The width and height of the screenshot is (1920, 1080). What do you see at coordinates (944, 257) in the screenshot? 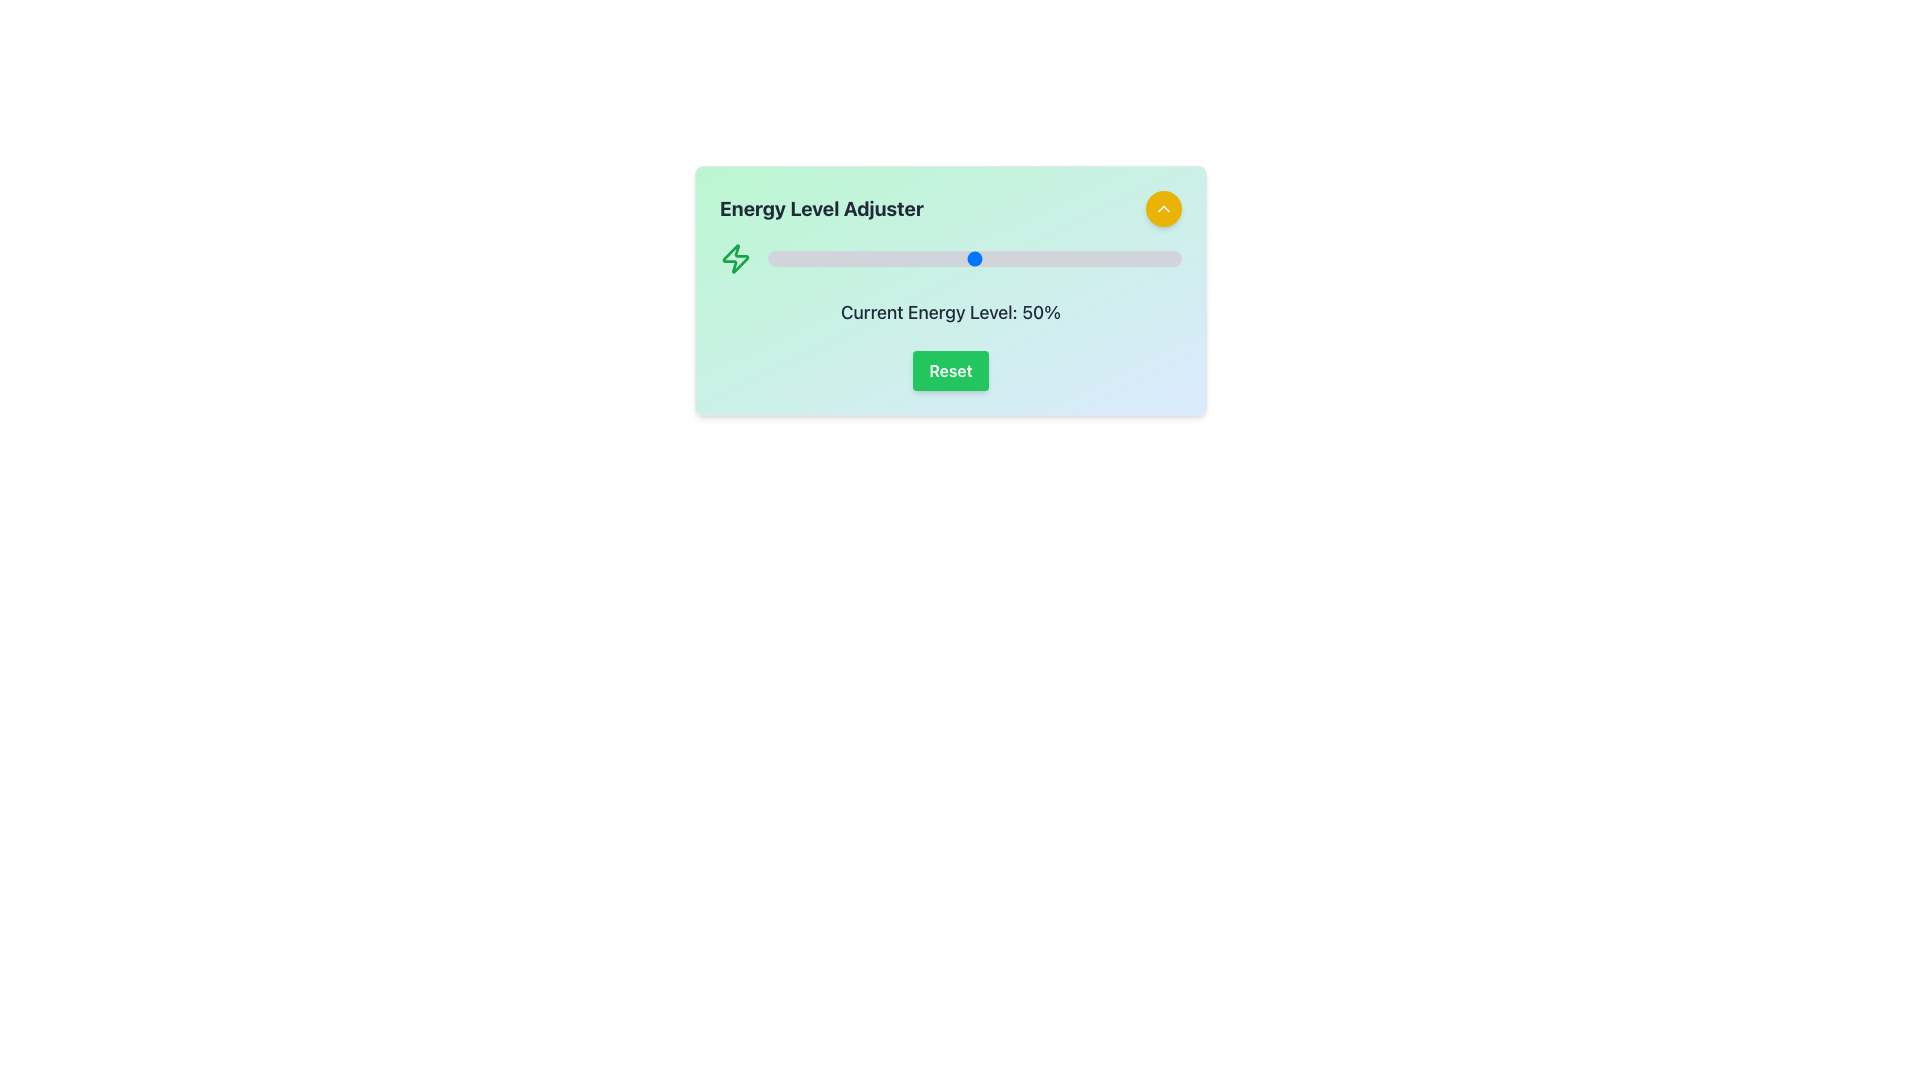
I see `energy level` at bounding box center [944, 257].